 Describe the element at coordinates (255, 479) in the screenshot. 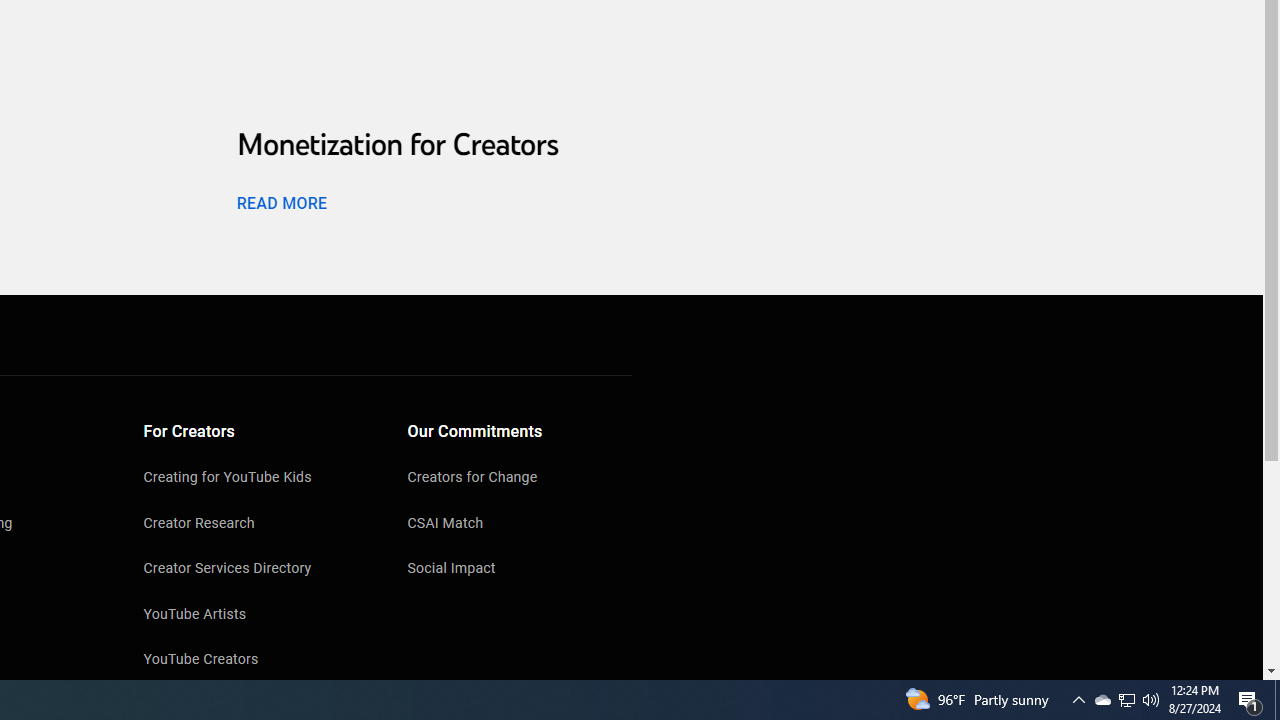

I see `'Creating for YouTube Kids'` at that location.